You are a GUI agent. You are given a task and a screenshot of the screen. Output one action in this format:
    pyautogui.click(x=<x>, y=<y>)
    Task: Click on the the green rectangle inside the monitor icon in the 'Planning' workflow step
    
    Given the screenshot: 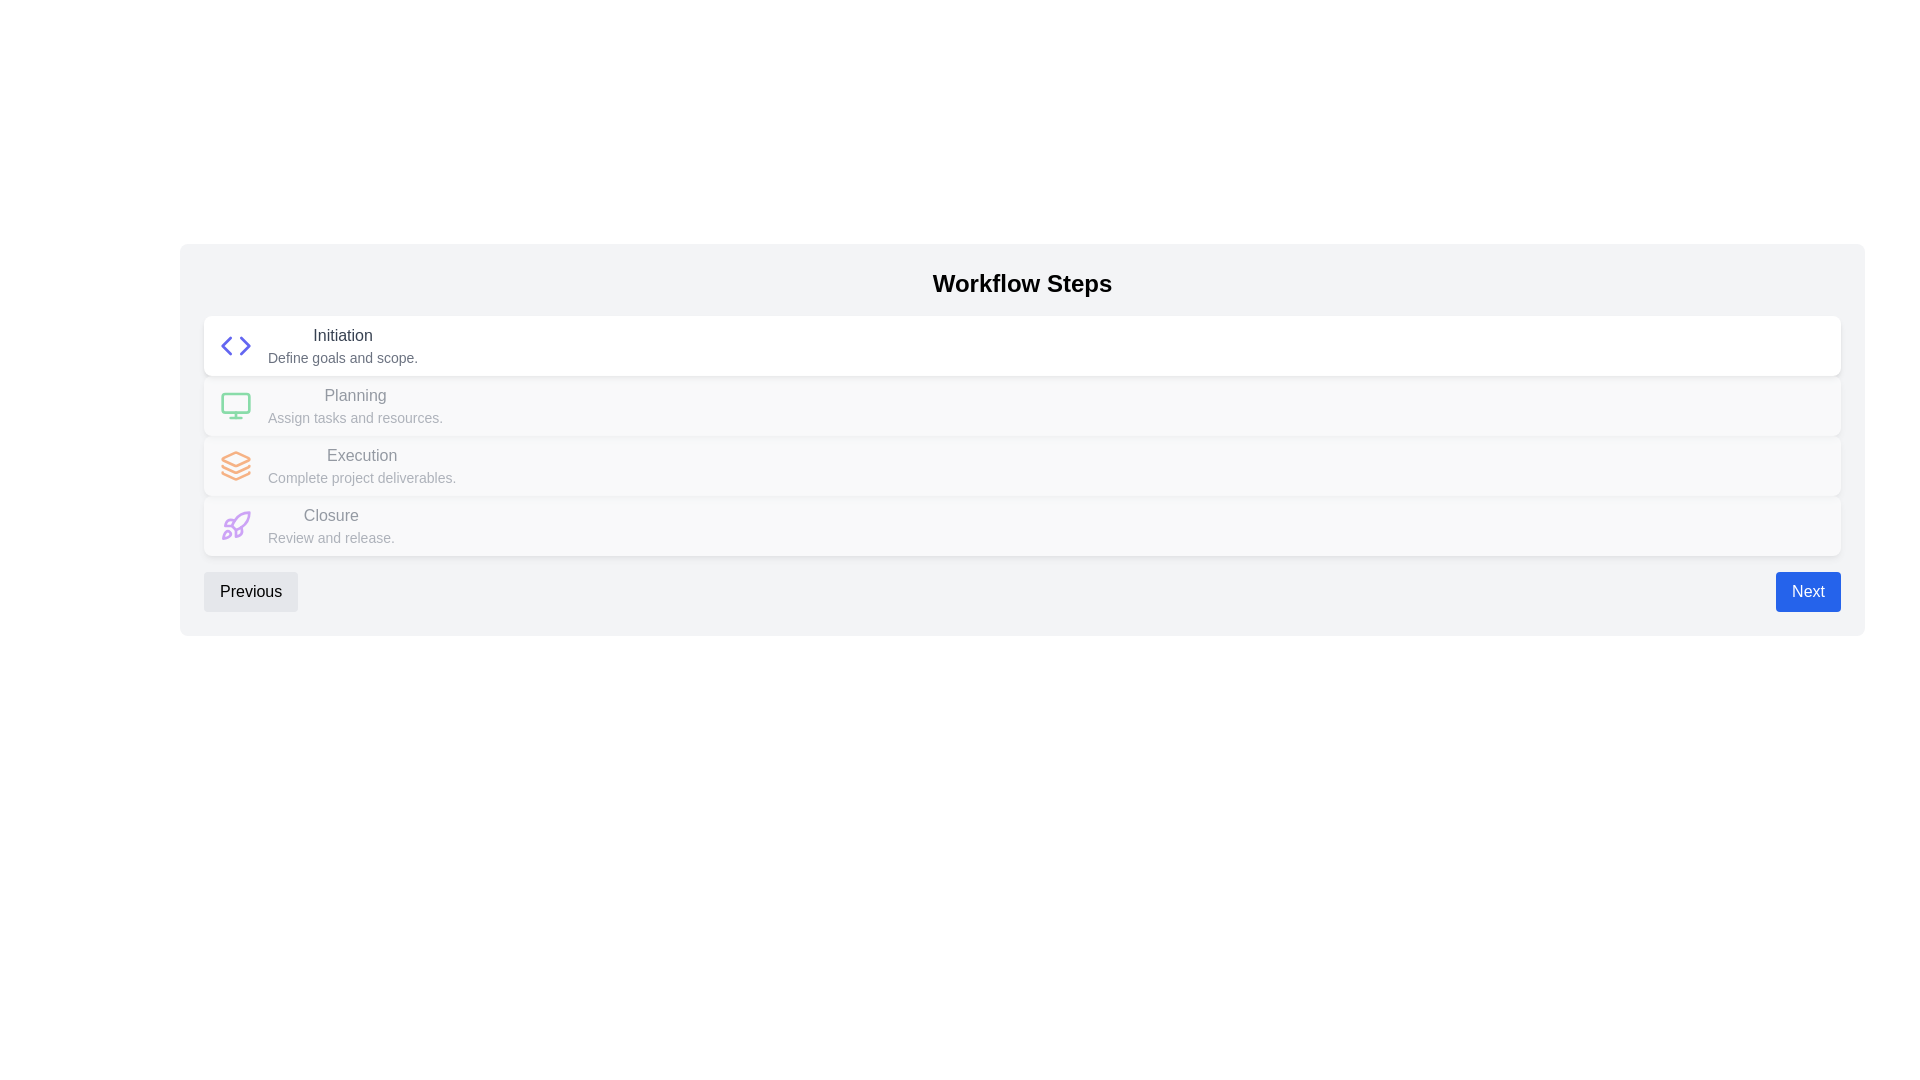 What is the action you would take?
    pyautogui.click(x=235, y=402)
    